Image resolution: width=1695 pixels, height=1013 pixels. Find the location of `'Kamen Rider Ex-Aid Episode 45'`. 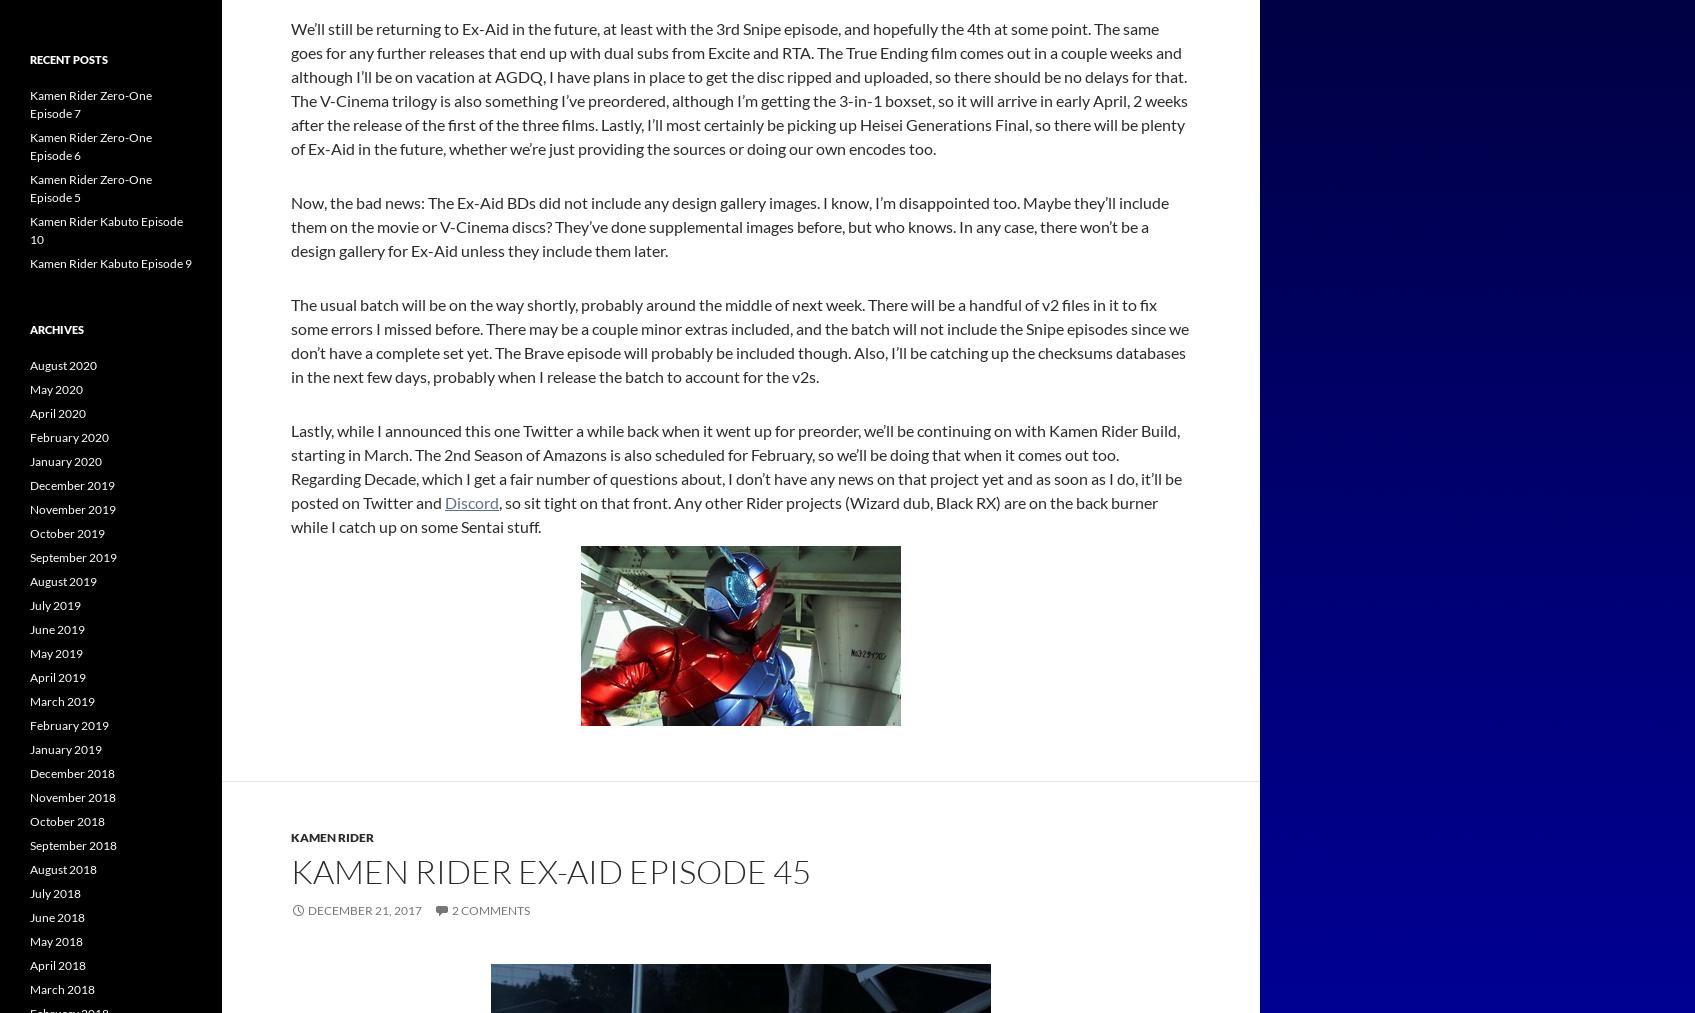

'Kamen Rider Ex-Aid Episode 45' is located at coordinates (551, 870).